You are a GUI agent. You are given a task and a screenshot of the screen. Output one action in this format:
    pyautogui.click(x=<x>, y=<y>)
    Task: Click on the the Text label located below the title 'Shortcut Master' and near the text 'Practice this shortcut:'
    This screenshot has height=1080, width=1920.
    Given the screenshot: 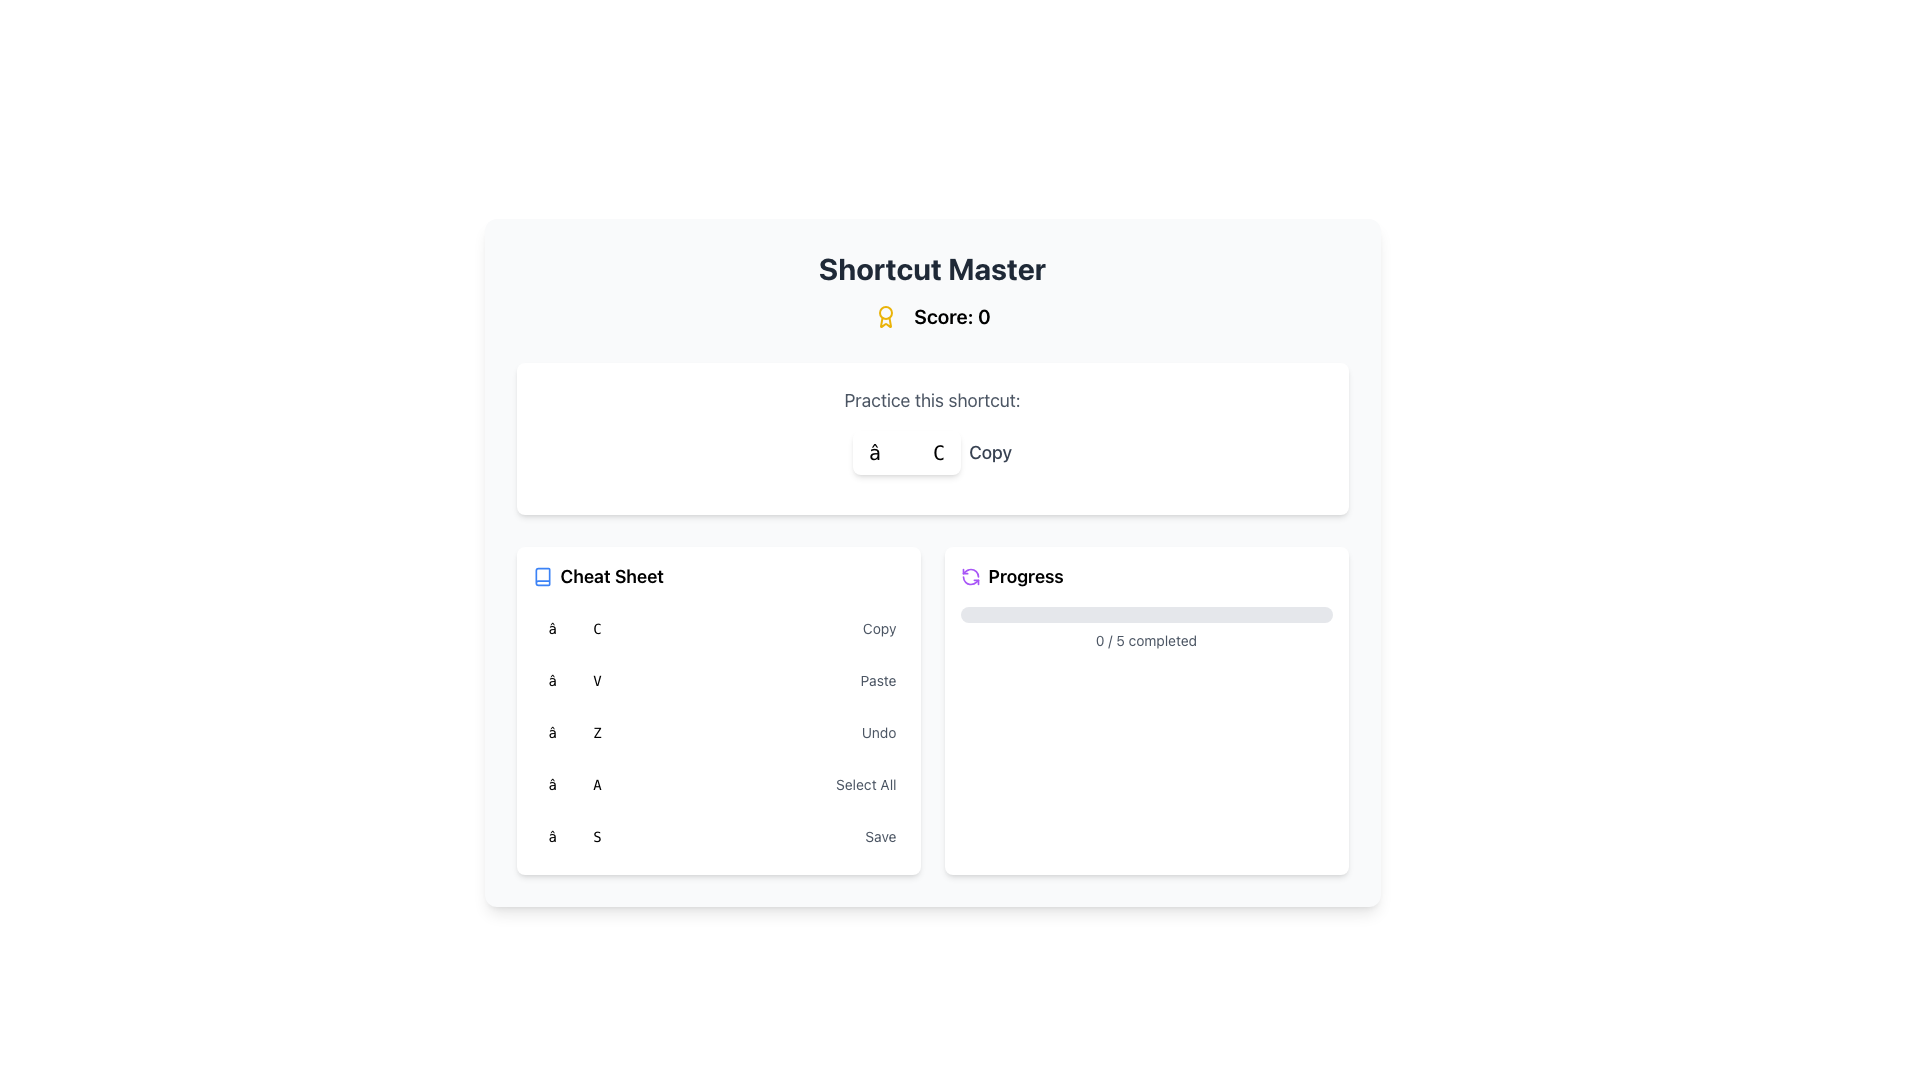 What is the action you would take?
    pyautogui.click(x=990, y=452)
    